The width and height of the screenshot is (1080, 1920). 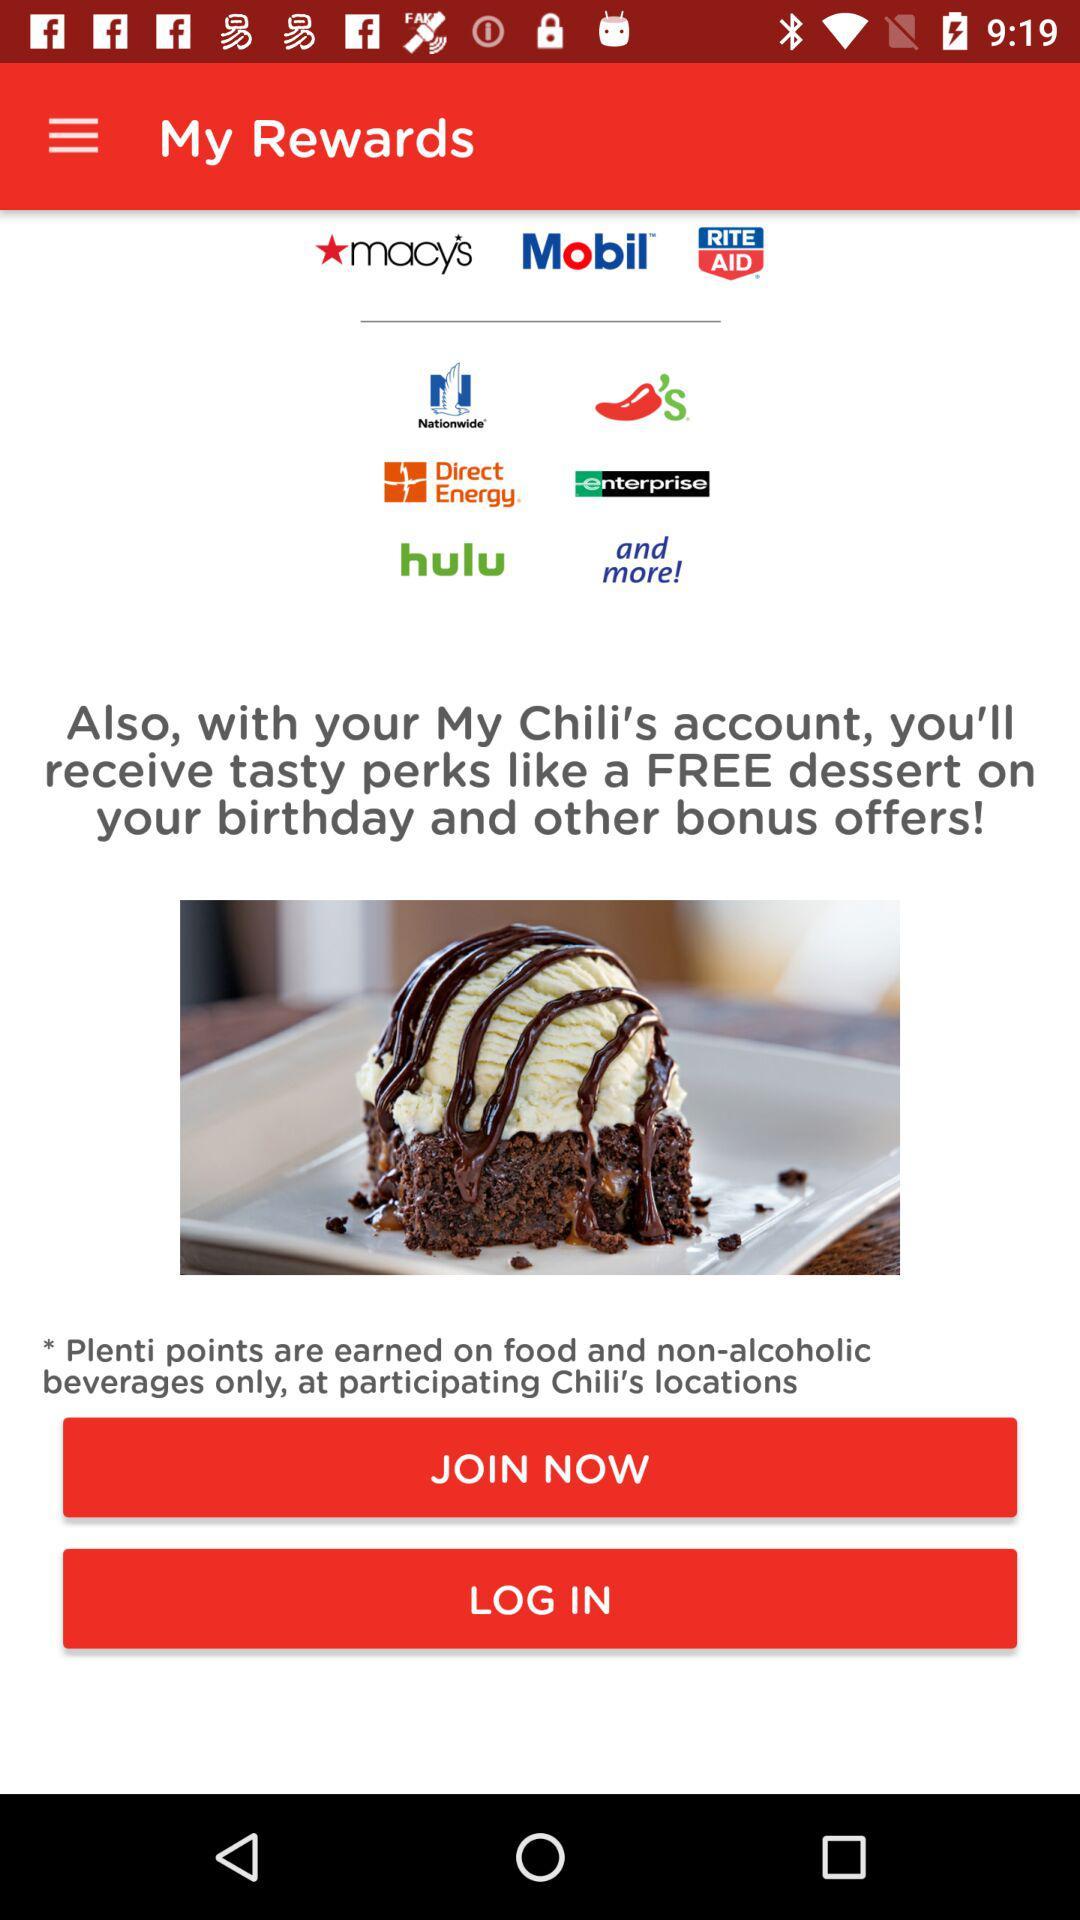 What do you see at coordinates (72, 135) in the screenshot?
I see `the icon to the left of the my rewards icon` at bounding box center [72, 135].